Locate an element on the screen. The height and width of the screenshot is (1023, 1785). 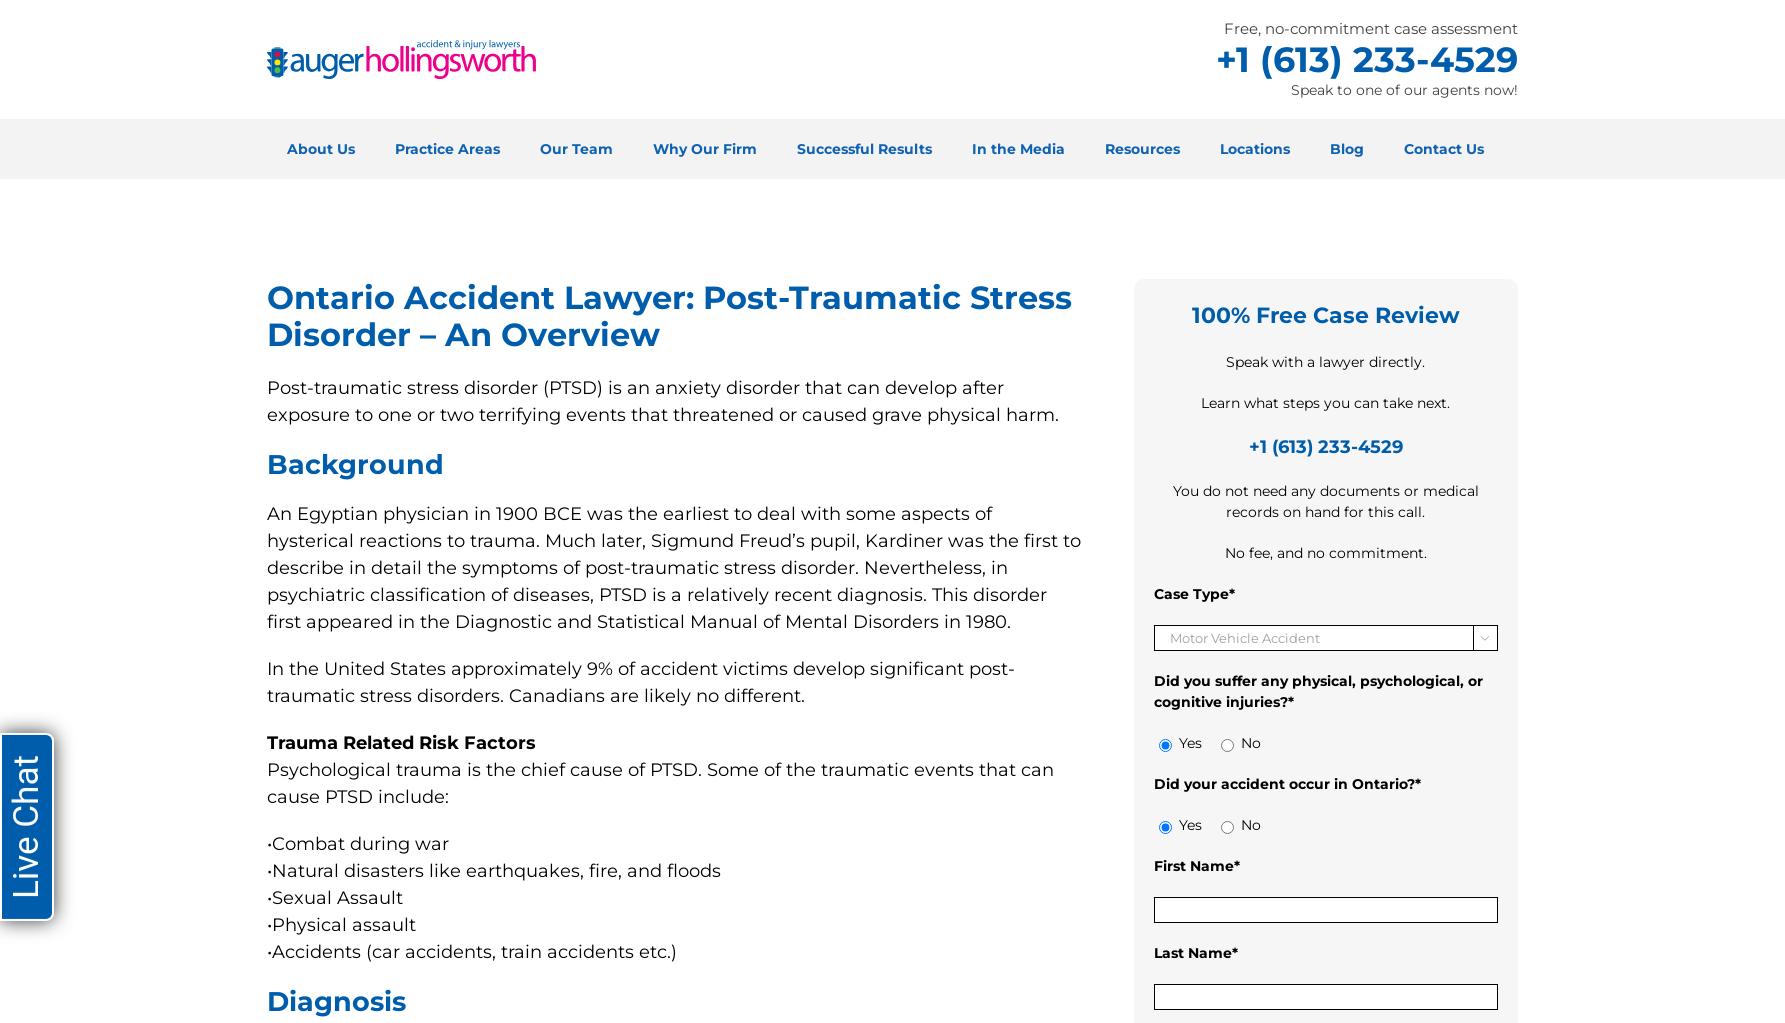
'How We Get Paid' is located at coordinates (651, 339).